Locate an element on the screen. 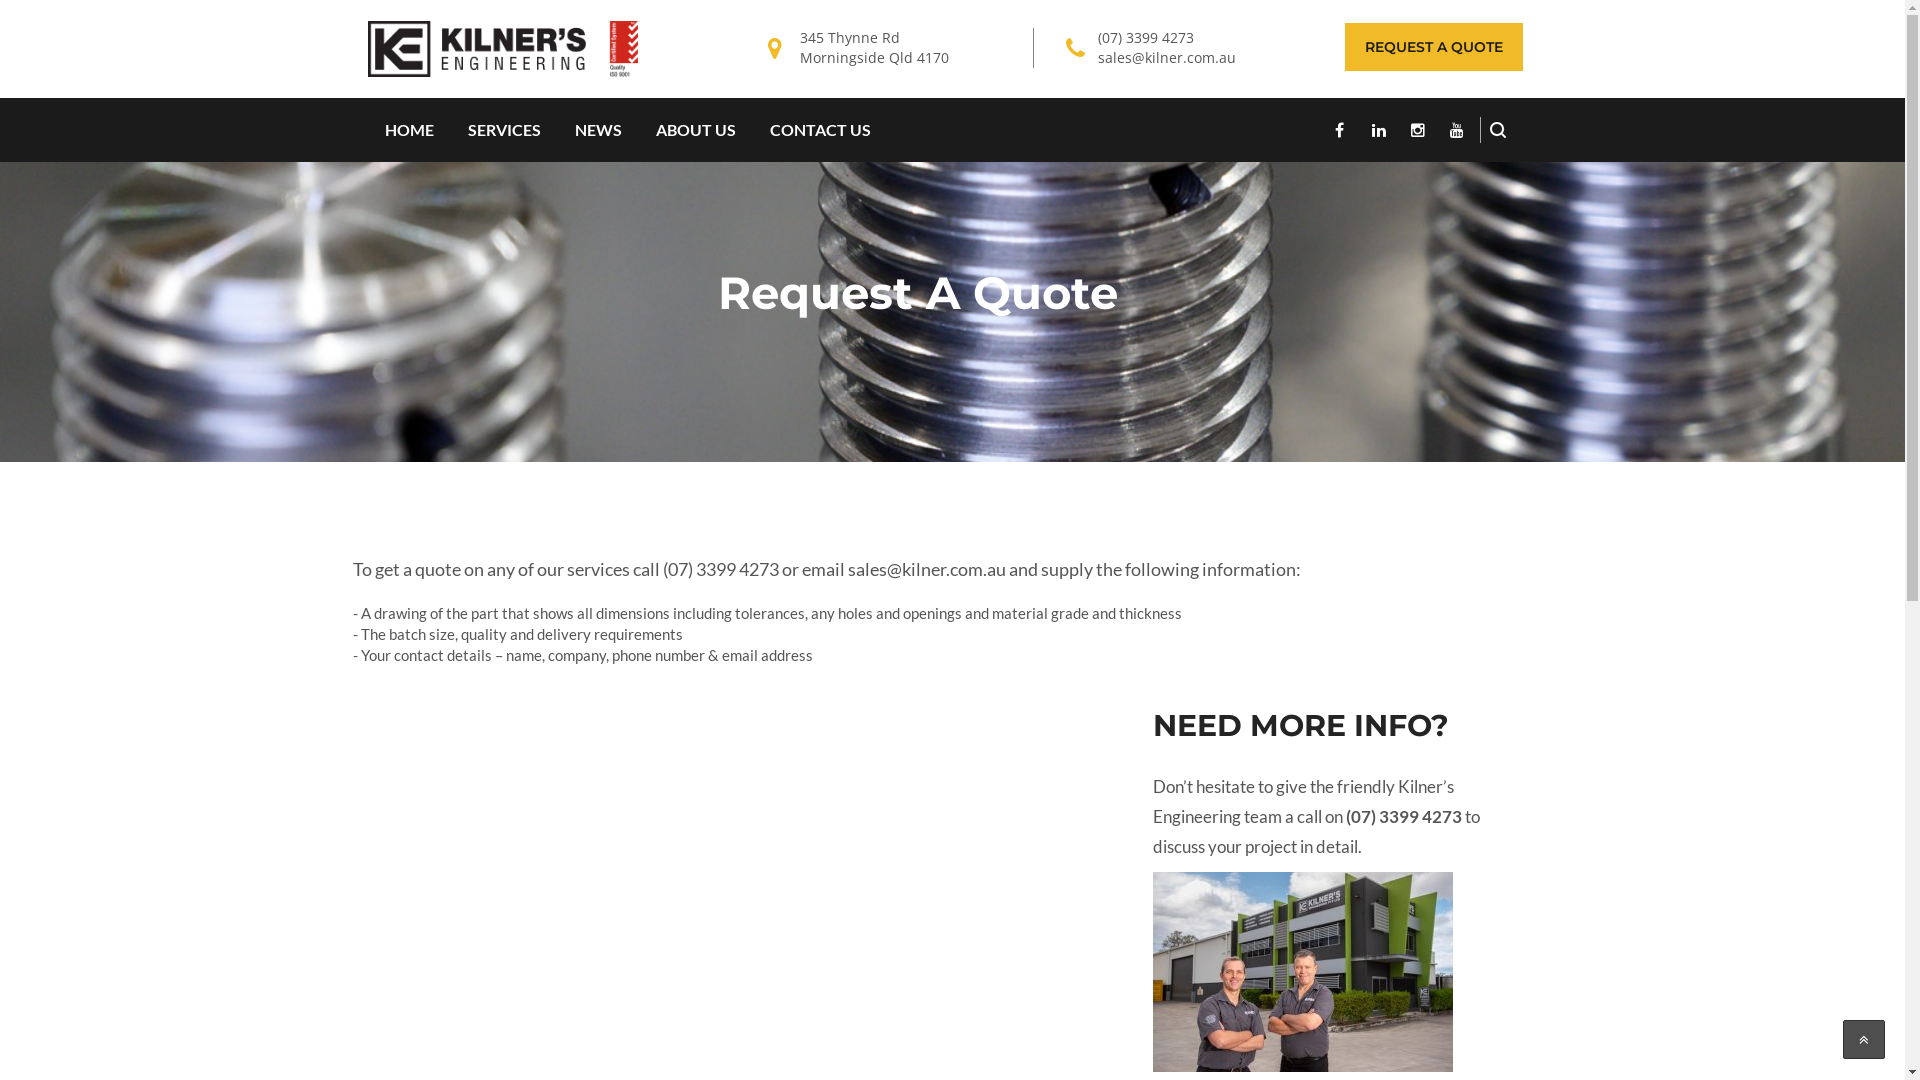  'REQUEST A QUOTE' is located at coordinates (1432, 45).